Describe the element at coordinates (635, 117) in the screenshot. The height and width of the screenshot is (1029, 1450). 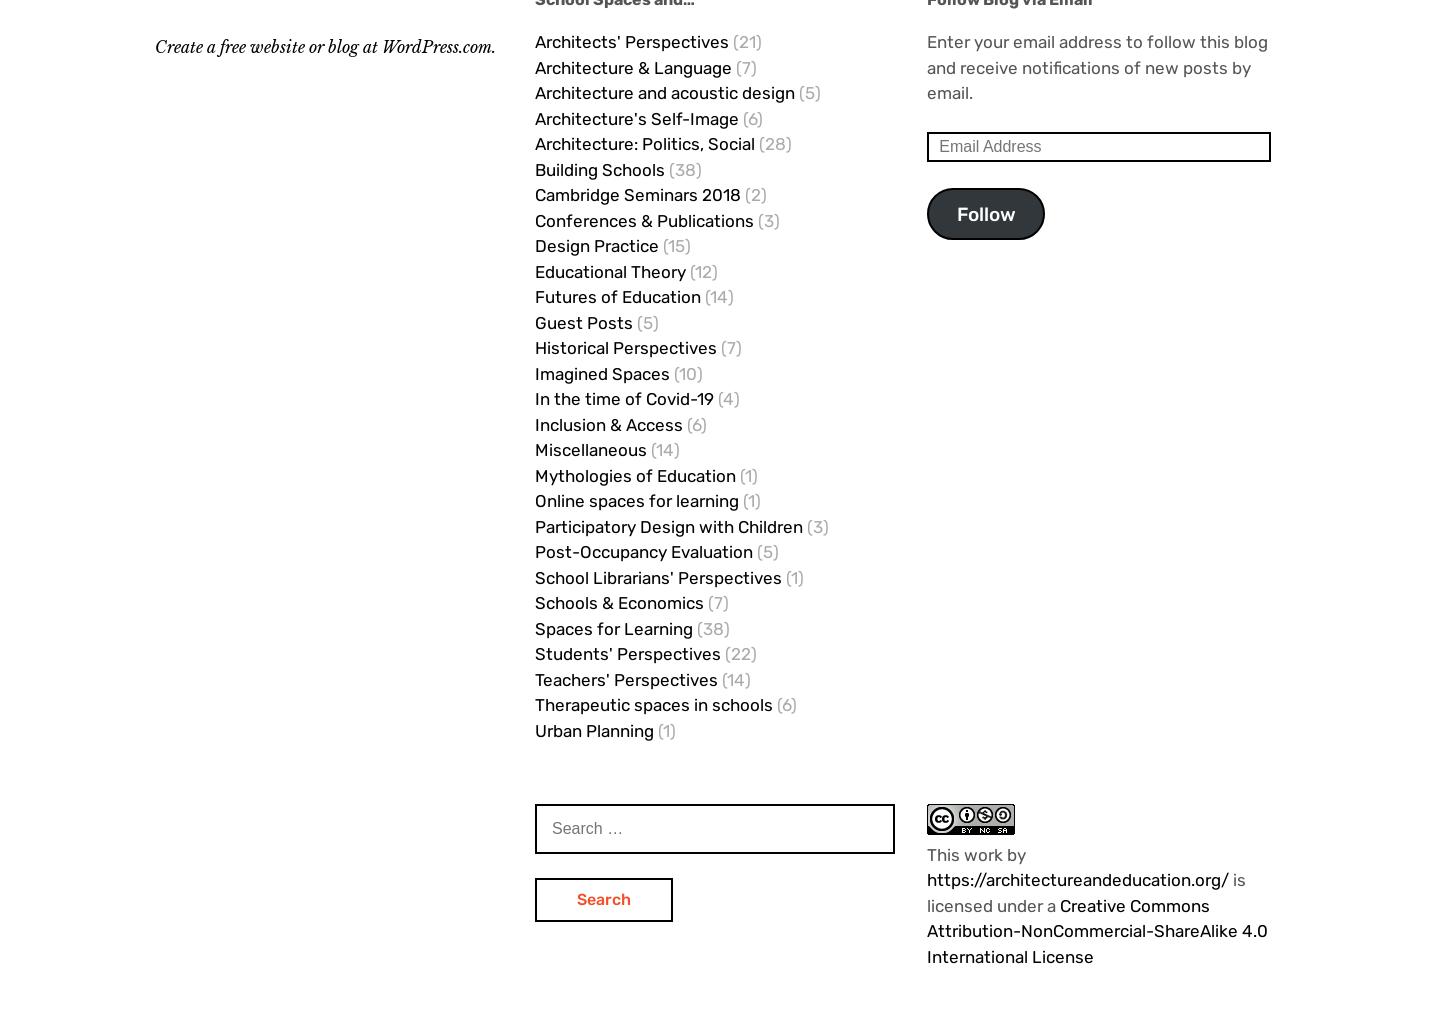
I see `'Architecture's Self-Image'` at that location.